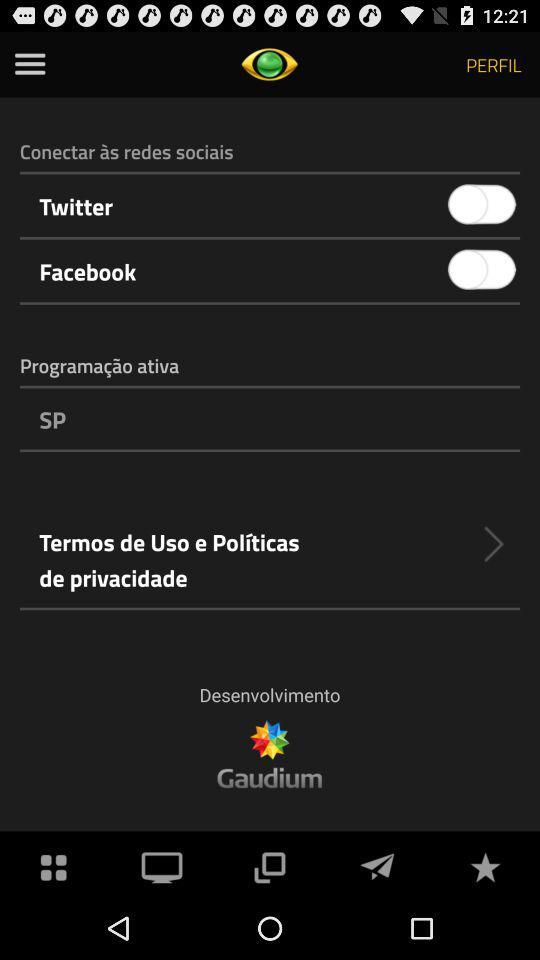 This screenshot has height=960, width=540. Describe the element at coordinates (481, 269) in the screenshot. I see `icon to the right of the facebook item` at that location.